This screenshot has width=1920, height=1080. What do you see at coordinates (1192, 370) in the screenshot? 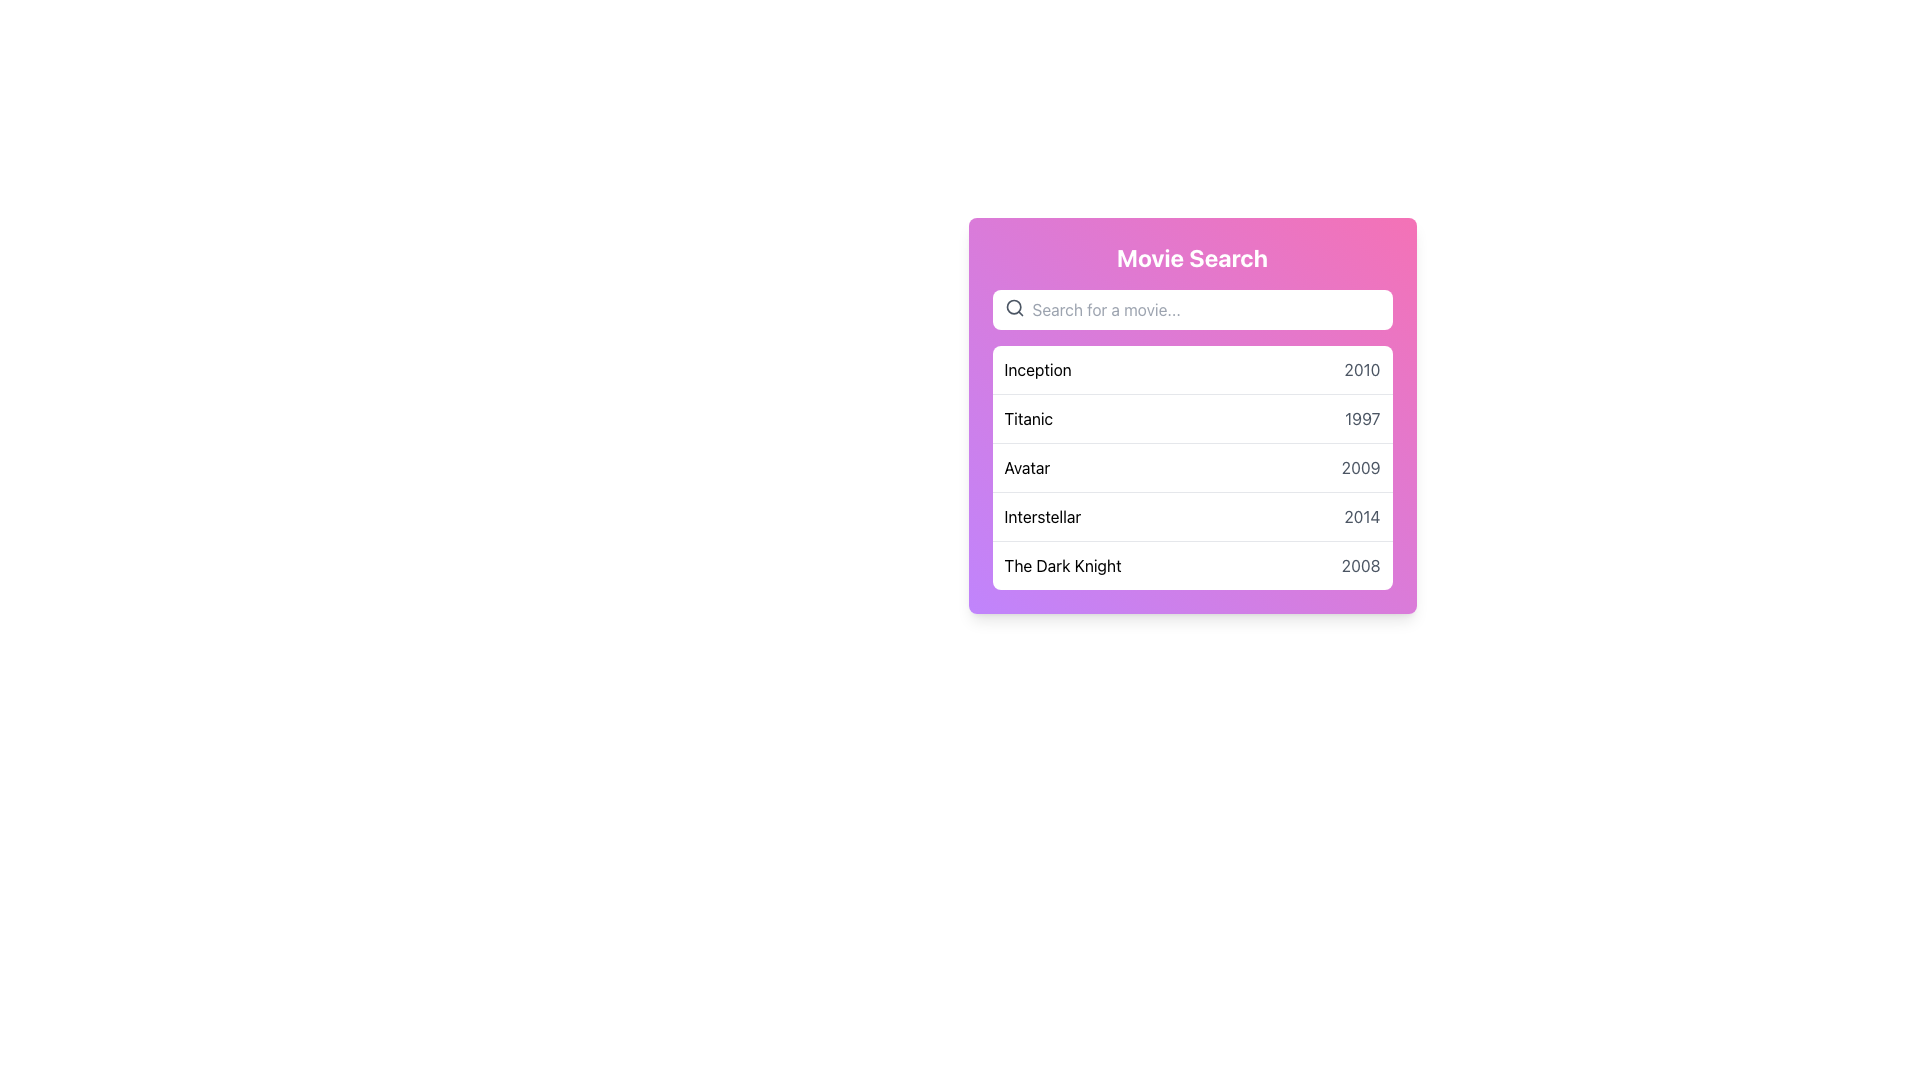
I see `the first selectable list item for the movie 'Inception' (2010)` at bounding box center [1192, 370].